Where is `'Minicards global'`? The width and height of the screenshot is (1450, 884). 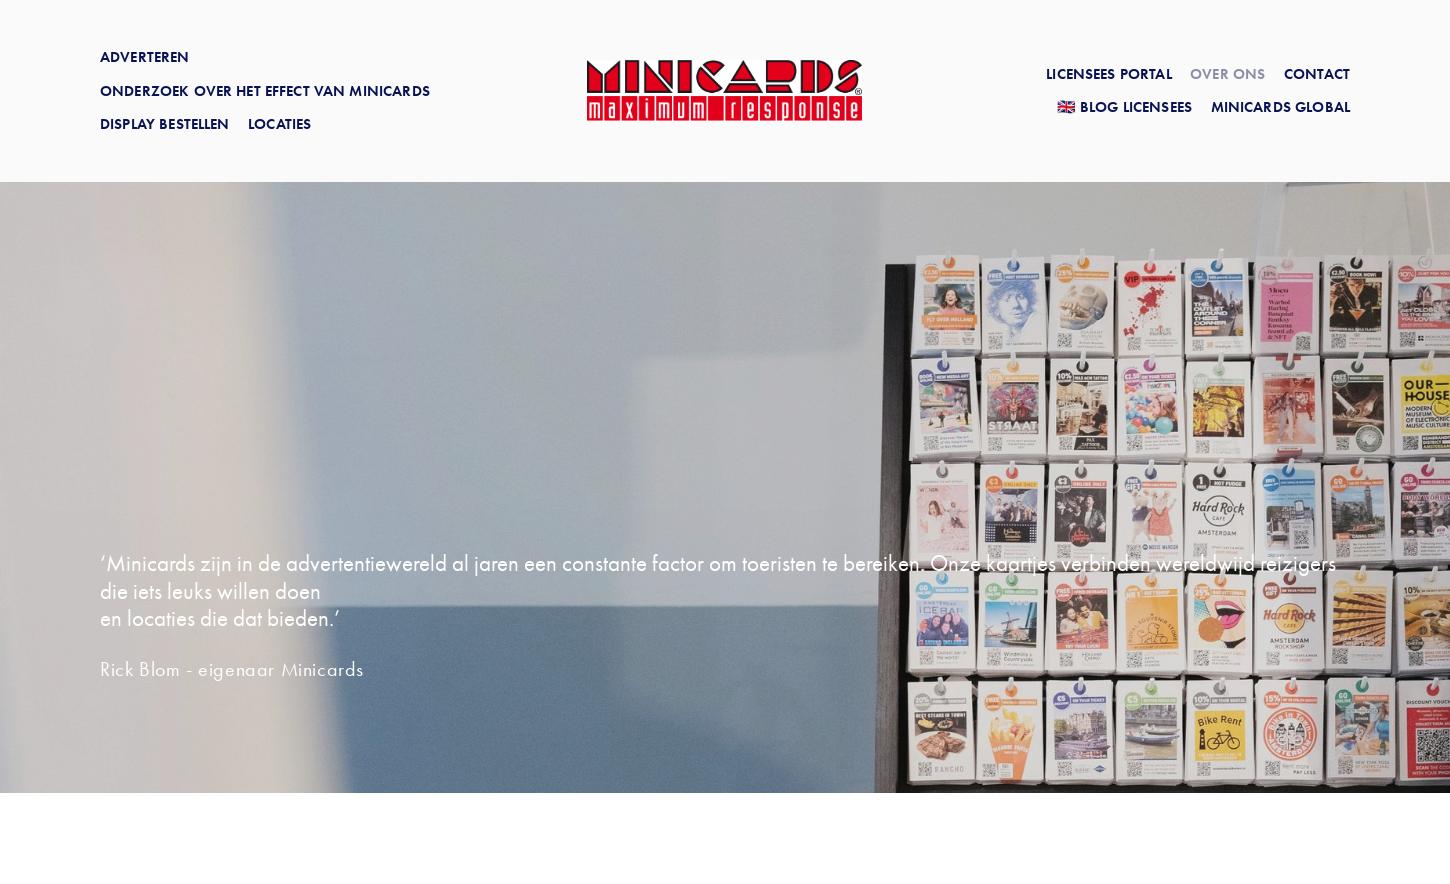
'Minicards global' is located at coordinates (1279, 106).